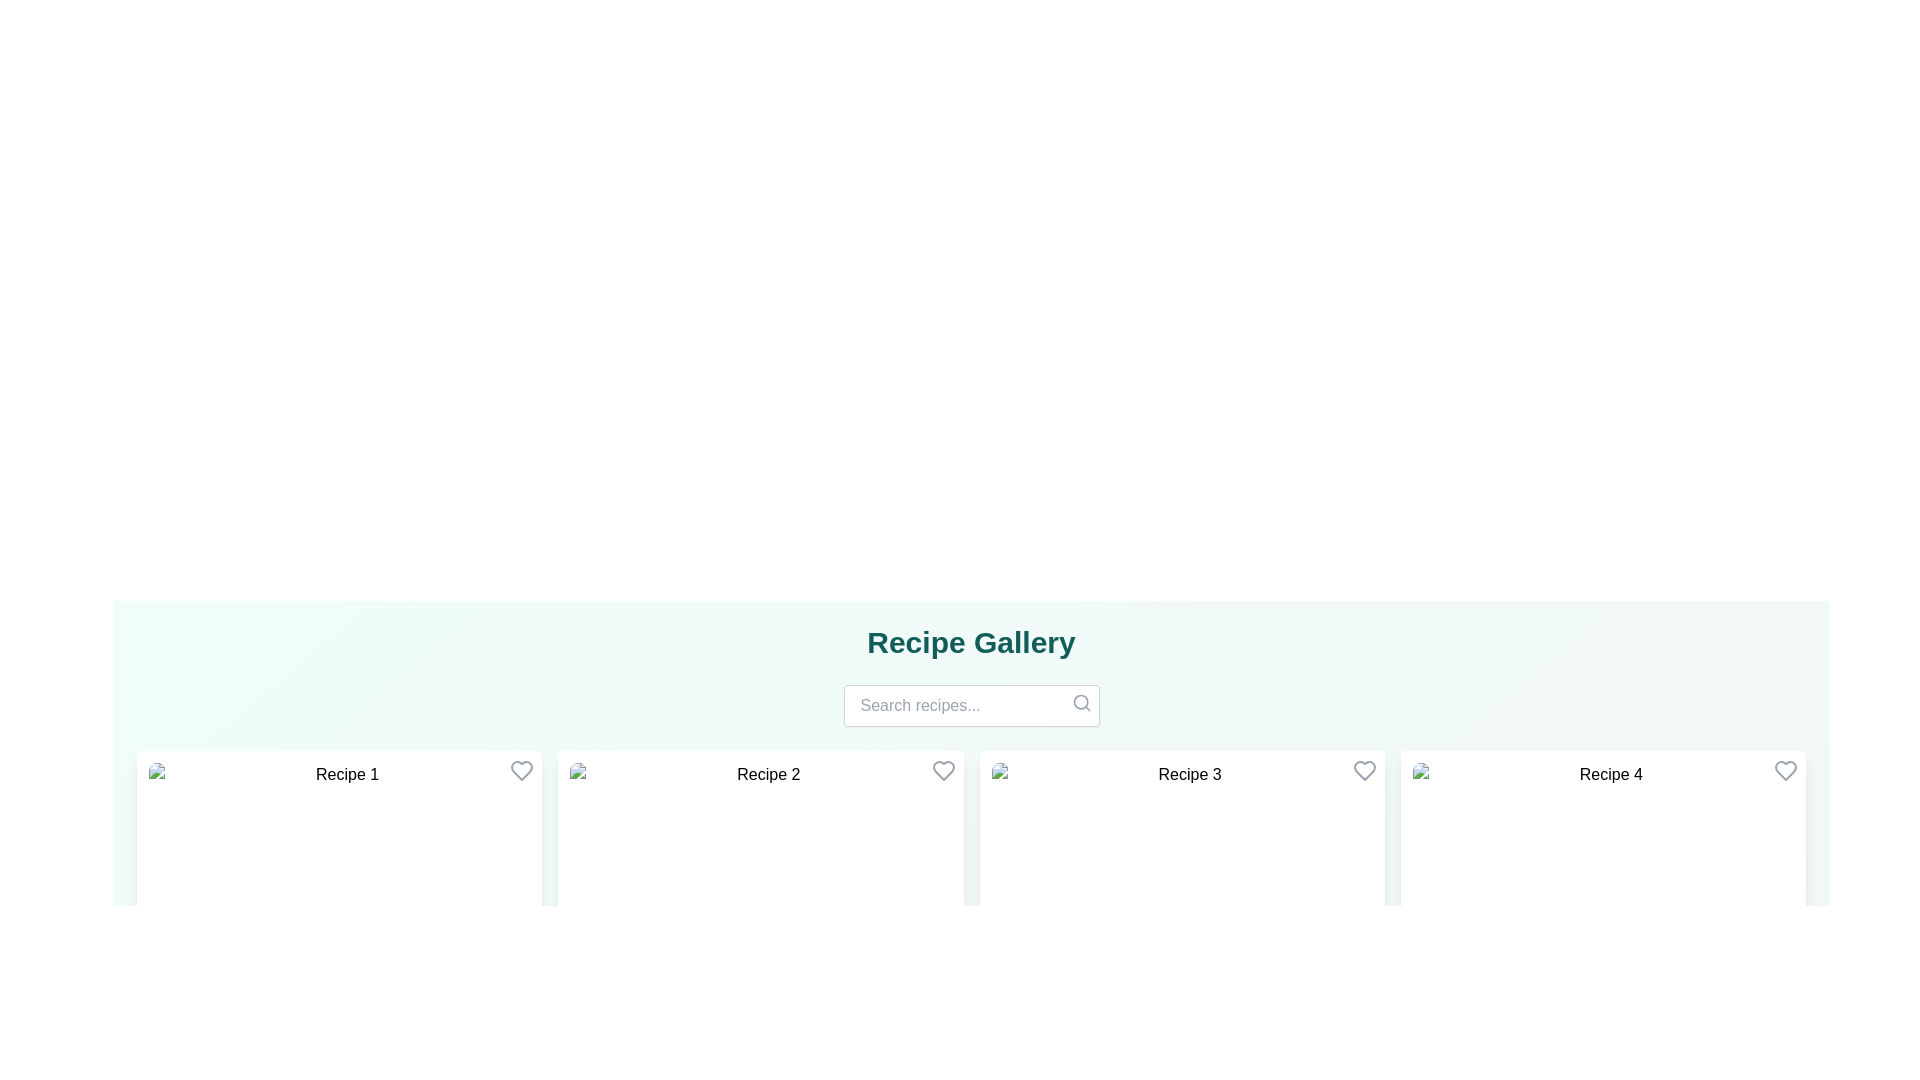 Image resolution: width=1920 pixels, height=1080 pixels. Describe the element at coordinates (1363, 770) in the screenshot. I see `the non-interactive 'favorite' icon located at the top-right corner of the third recipe card` at that location.